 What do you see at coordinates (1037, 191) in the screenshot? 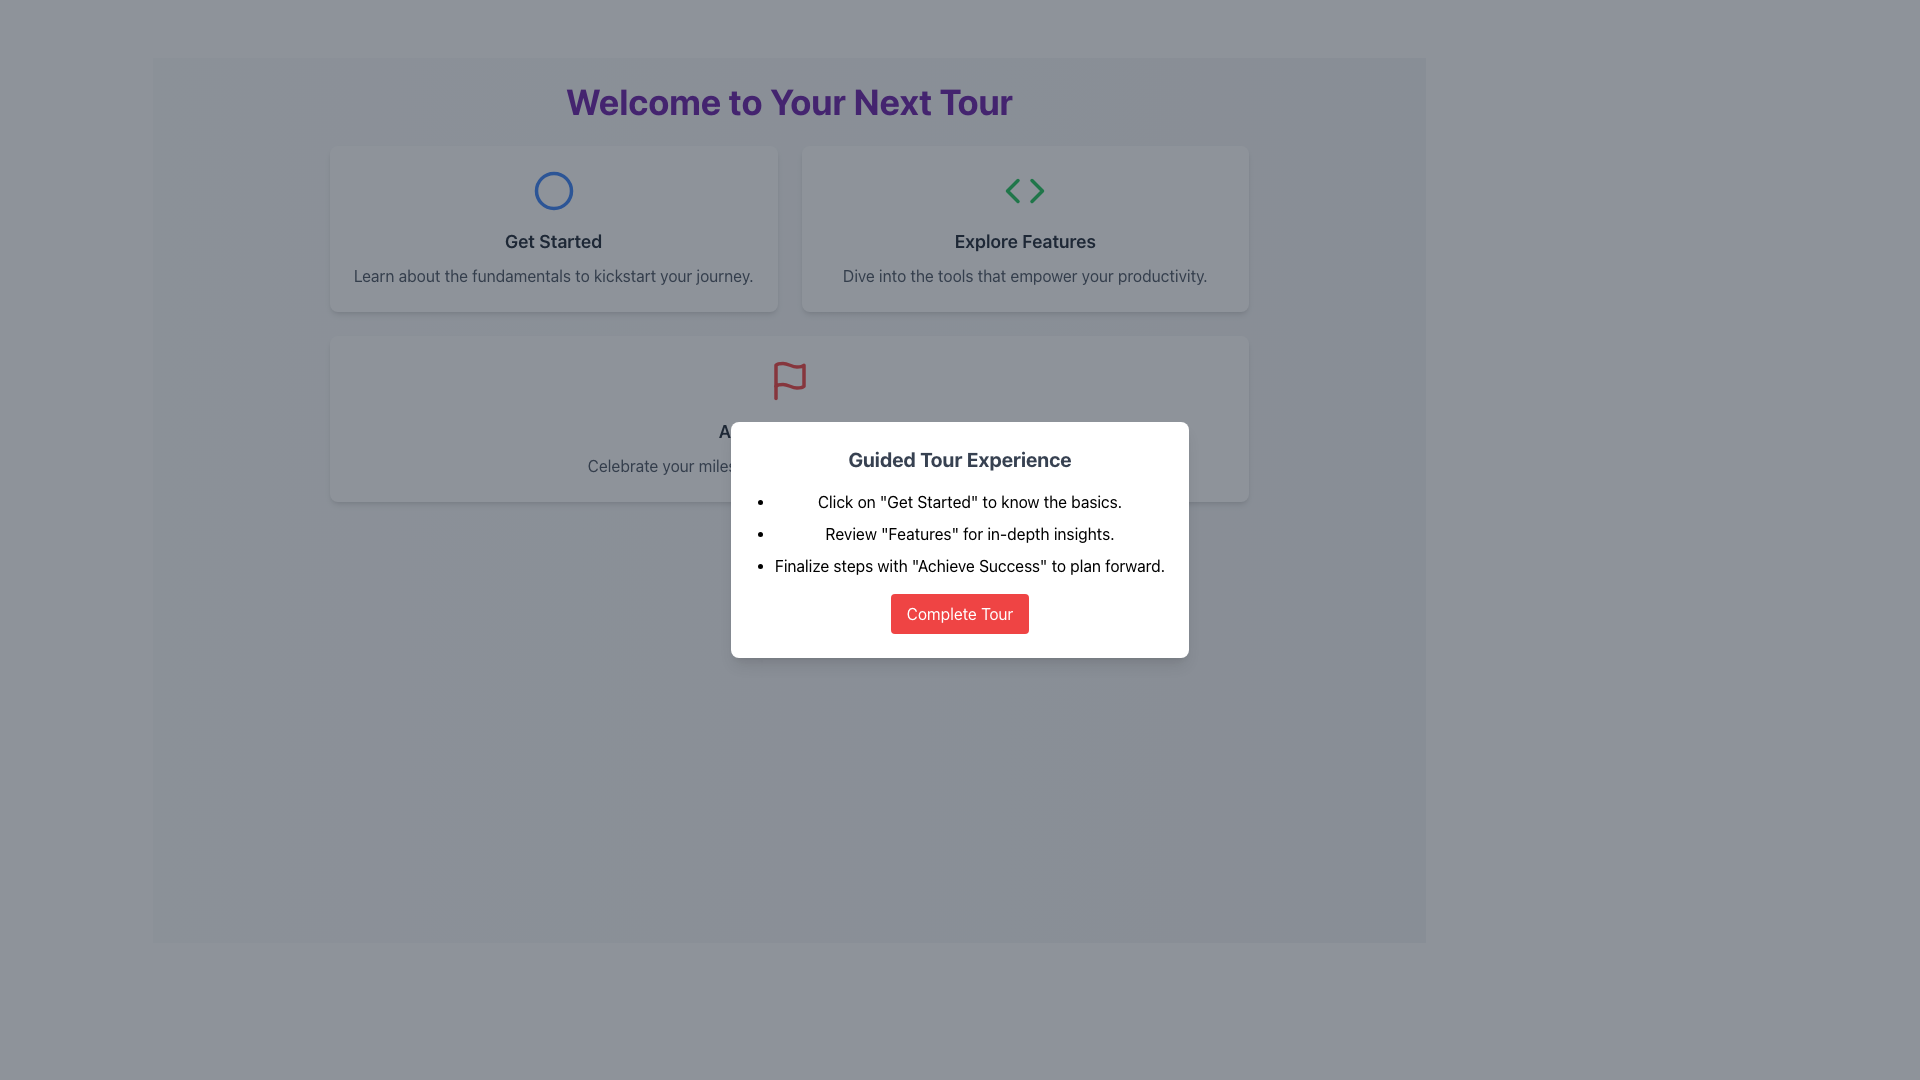
I see `the right chevron arrow icon located within the 'Explore Features' card in the top-right section of the interface, which suggests navigation functionality` at bounding box center [1037, 191].